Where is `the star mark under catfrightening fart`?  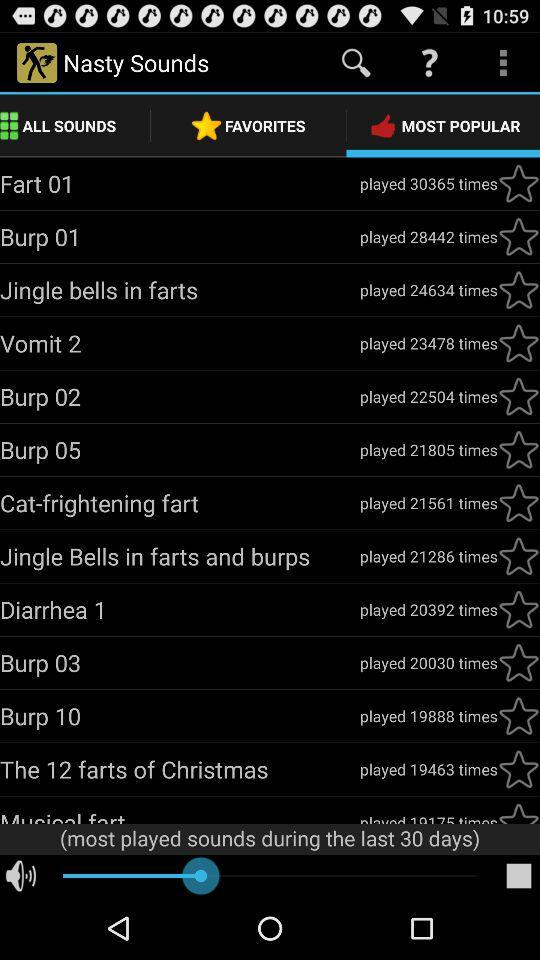 the star mark under catfrightening fart is located at coordinates (518, 502).